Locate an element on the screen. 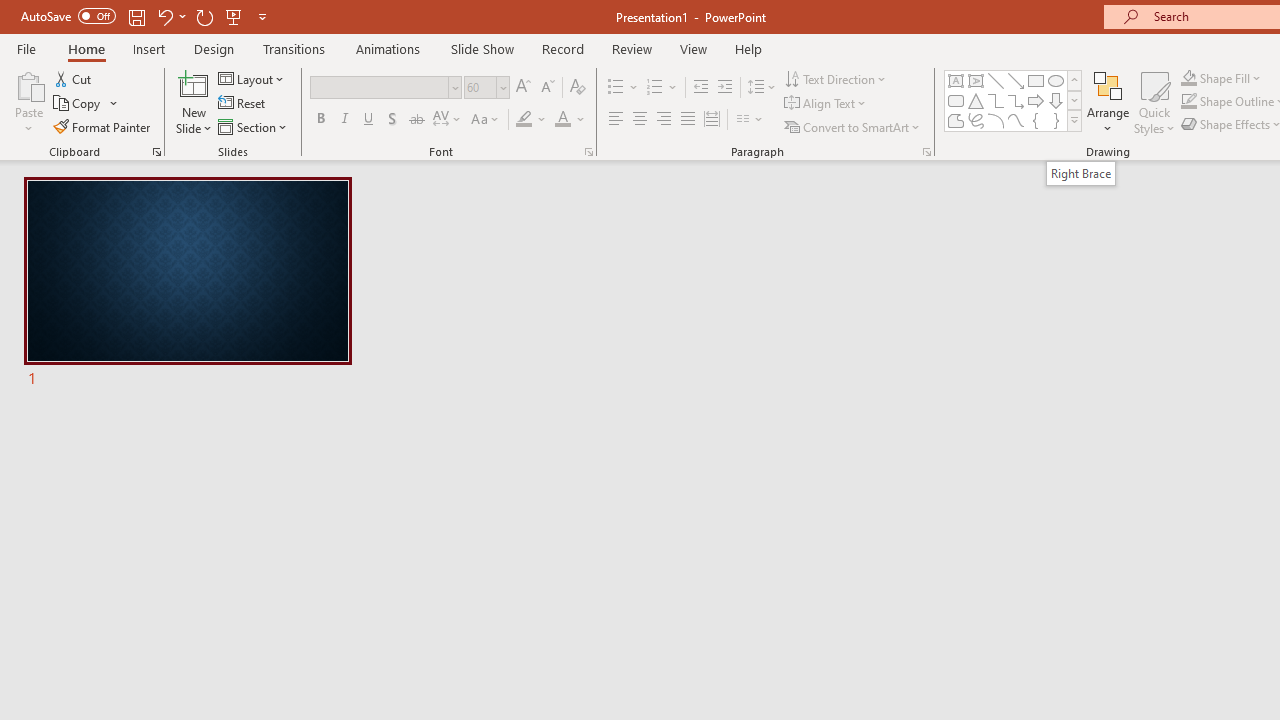  'Reset' is located at coordinates (242, 103).